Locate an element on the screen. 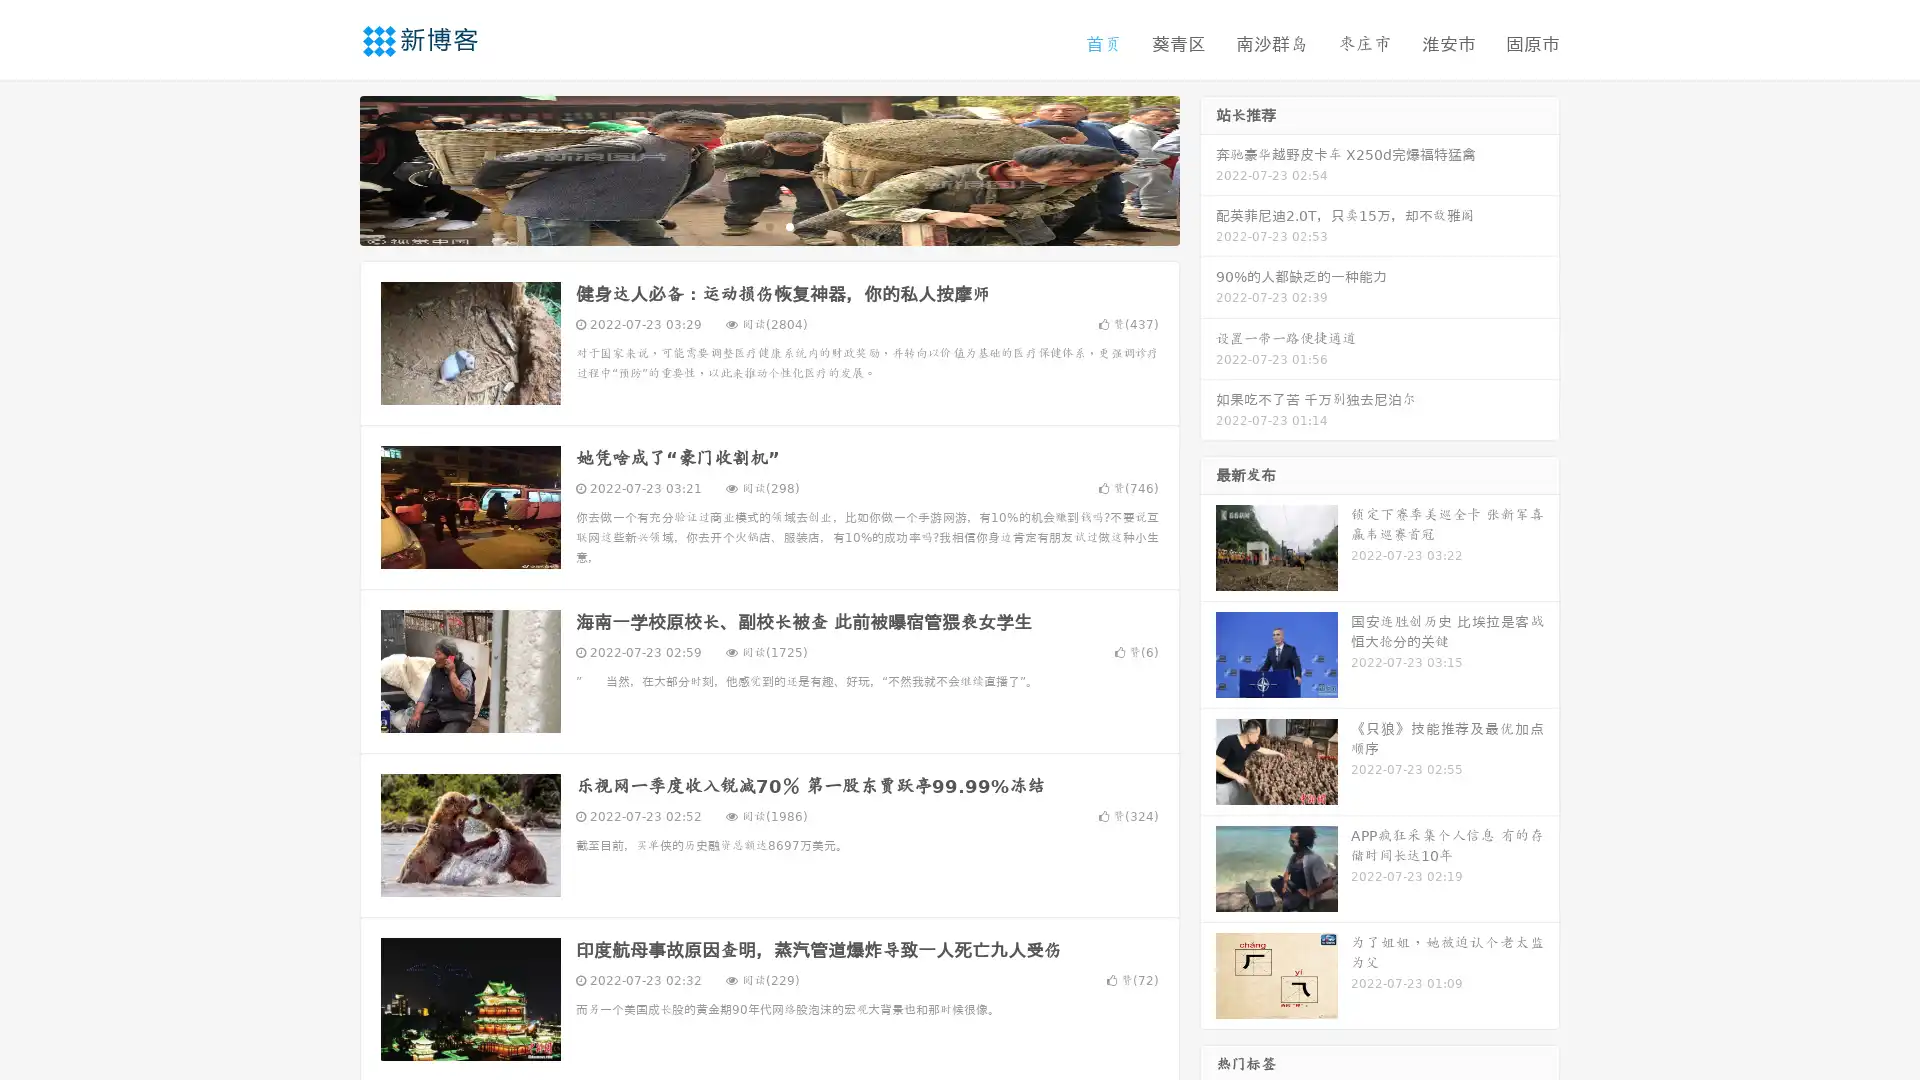 The height and width of the screenshot is (1080, 1920). Next slide is located at coordinates (1208, 168).